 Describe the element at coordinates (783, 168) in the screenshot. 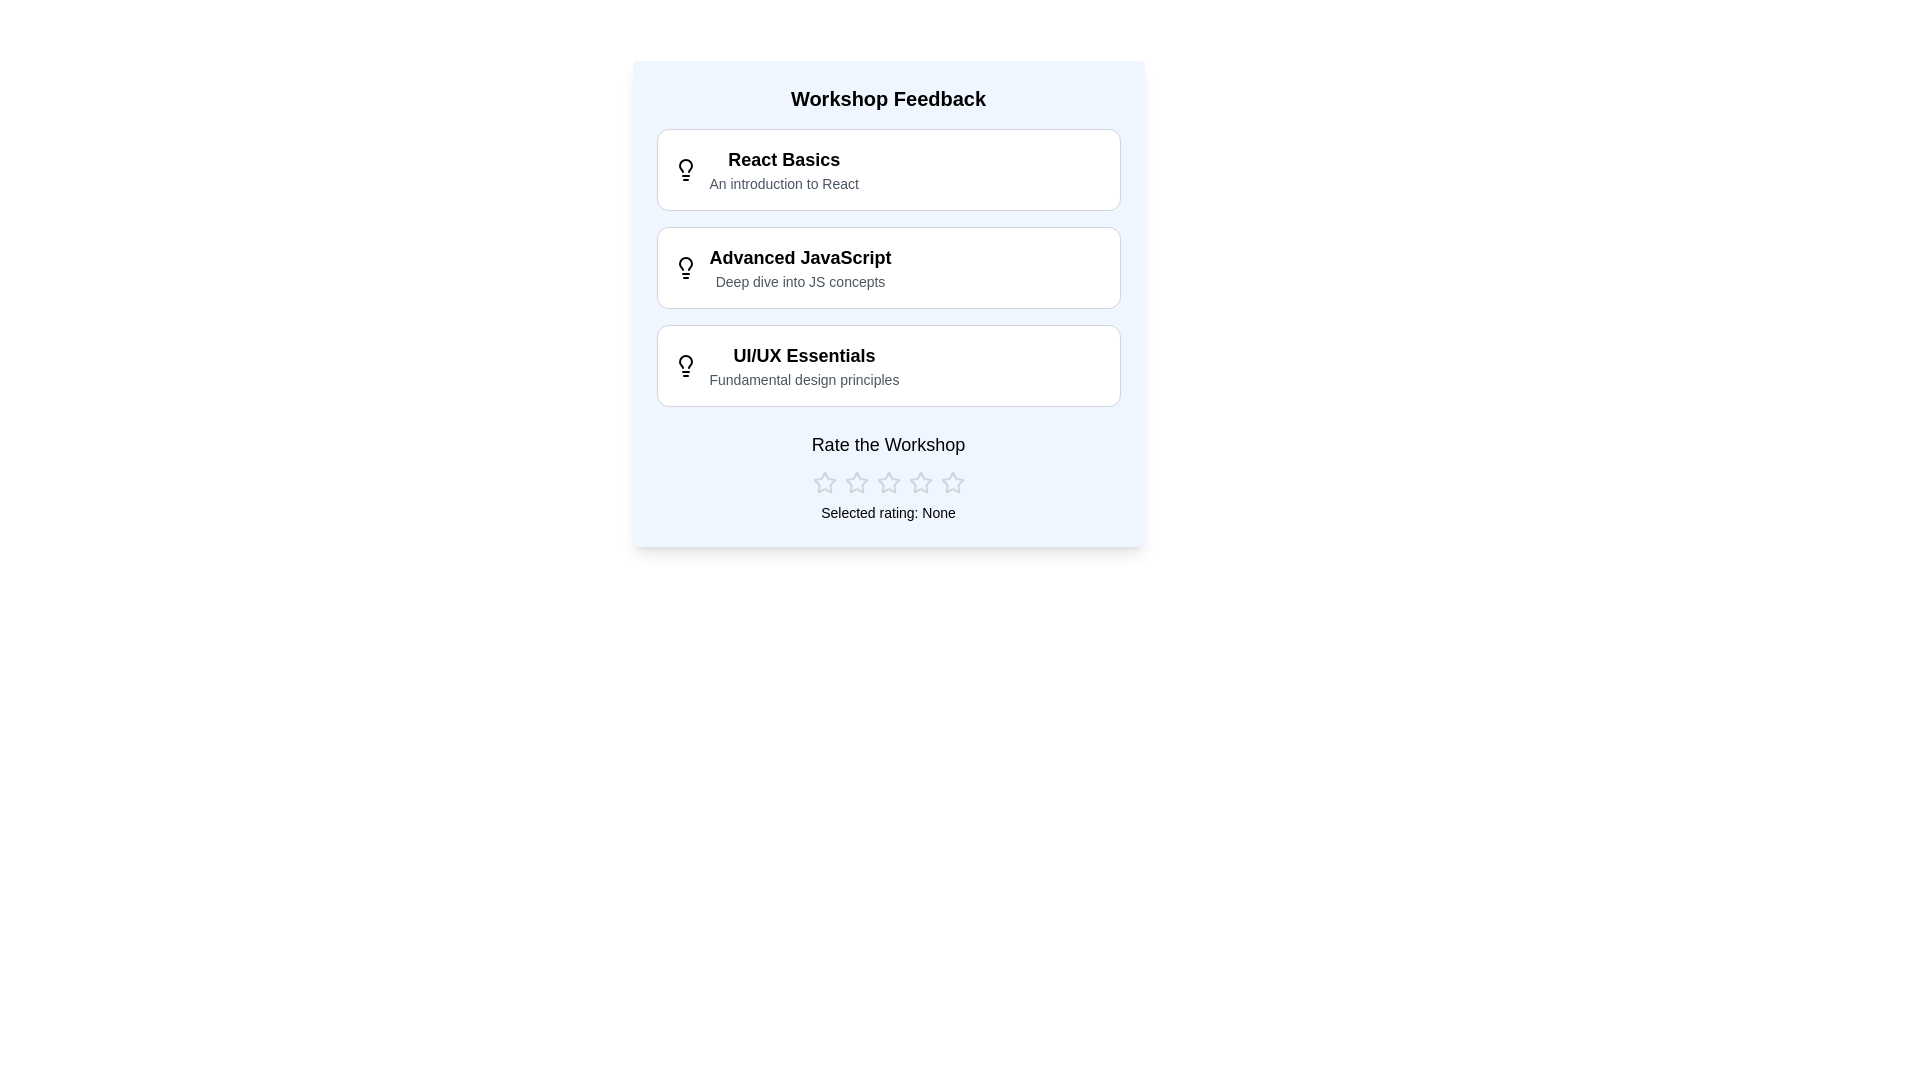

I see `text displayed in the Text block titled 'React Basics' located in the first card of the 'Workshop Feedback' section, which contains two lines of text with hierarchical styling` at that location.